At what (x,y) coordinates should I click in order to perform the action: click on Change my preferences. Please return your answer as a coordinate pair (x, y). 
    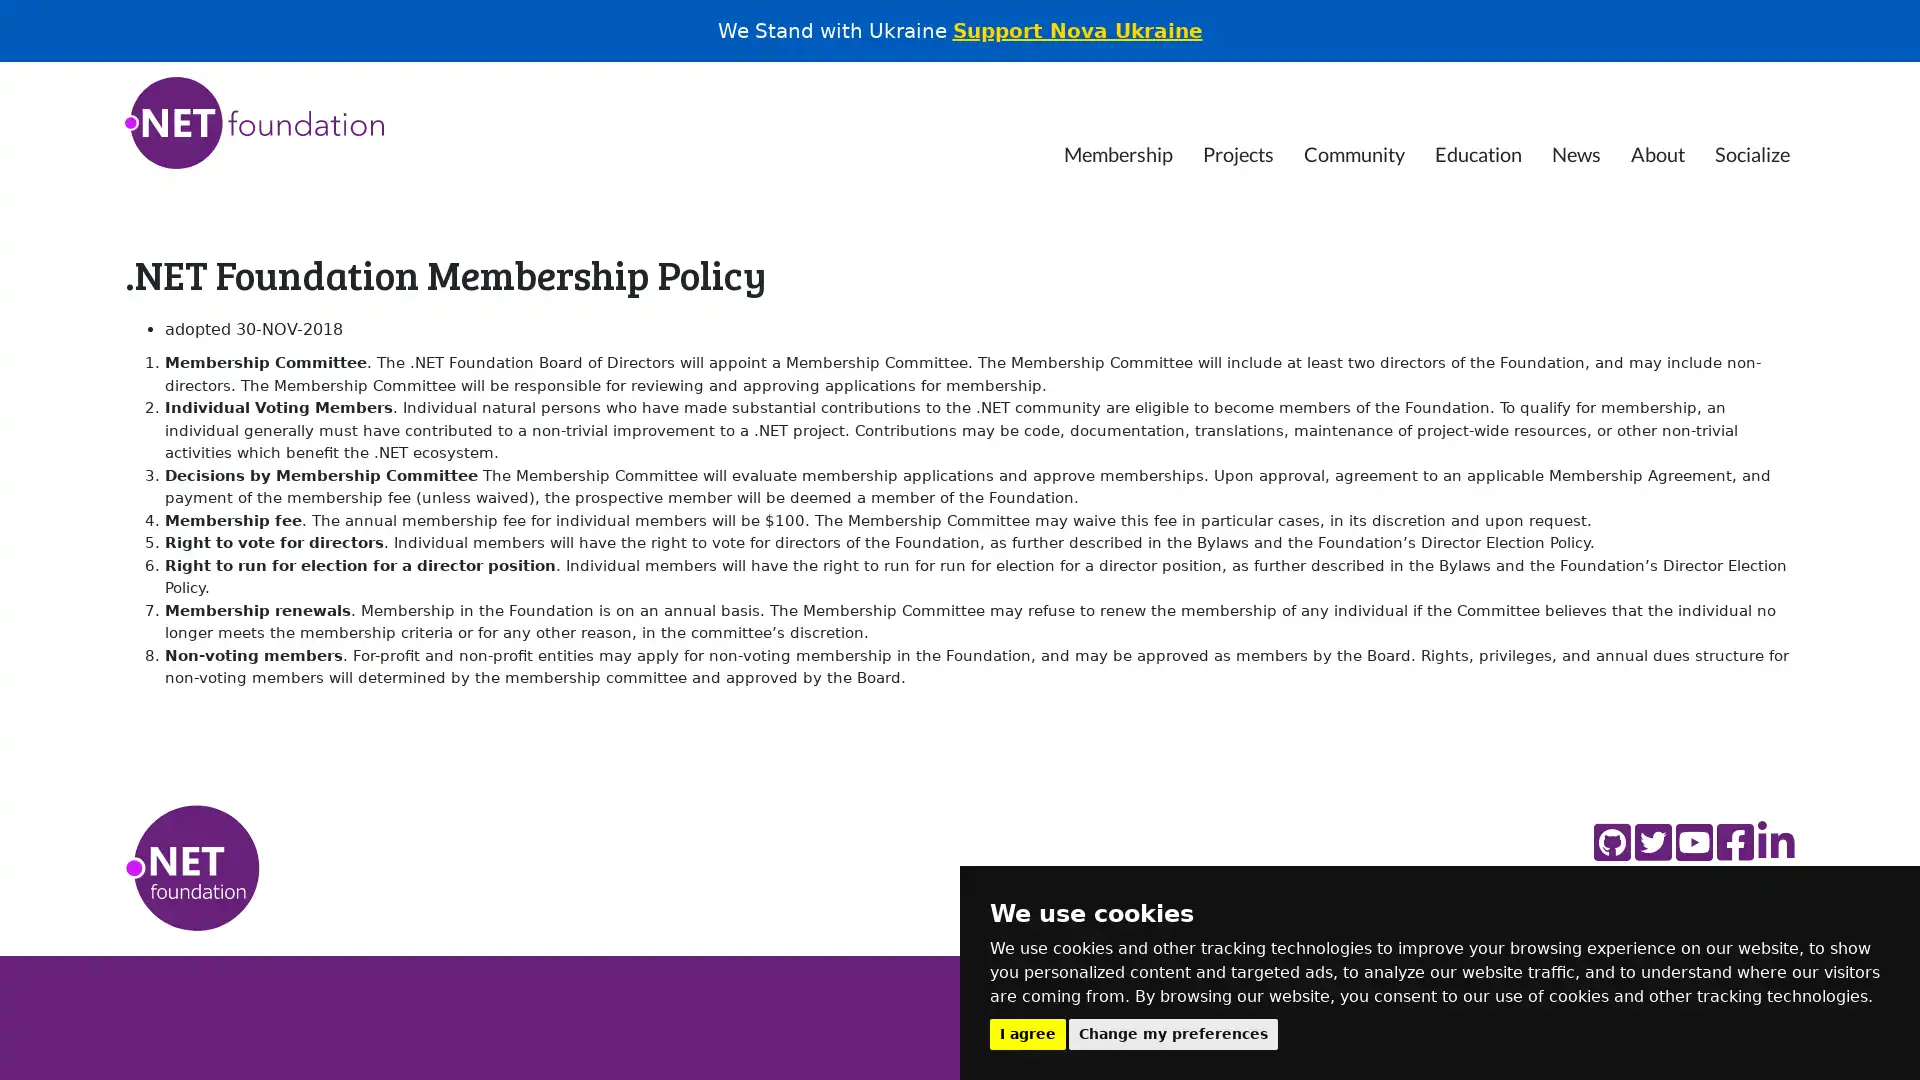
    Looking at the image, I should click on (1172, 1034).